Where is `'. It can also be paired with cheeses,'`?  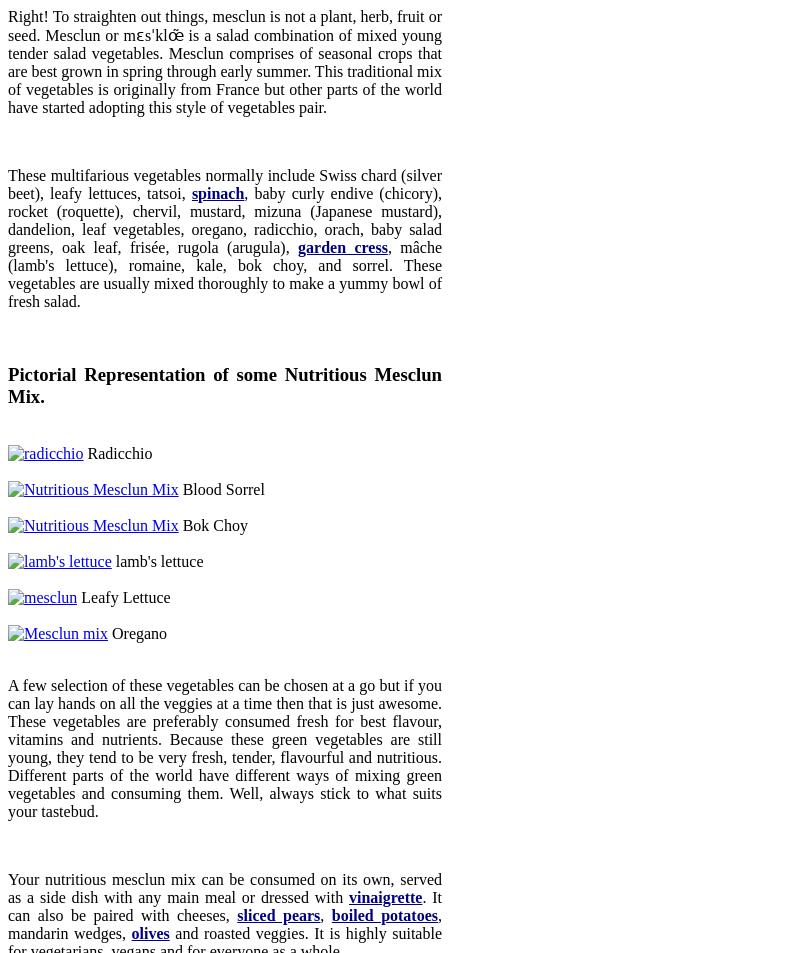
'. It can also be paired with cheeses,' is located at coordinates (7, 905).